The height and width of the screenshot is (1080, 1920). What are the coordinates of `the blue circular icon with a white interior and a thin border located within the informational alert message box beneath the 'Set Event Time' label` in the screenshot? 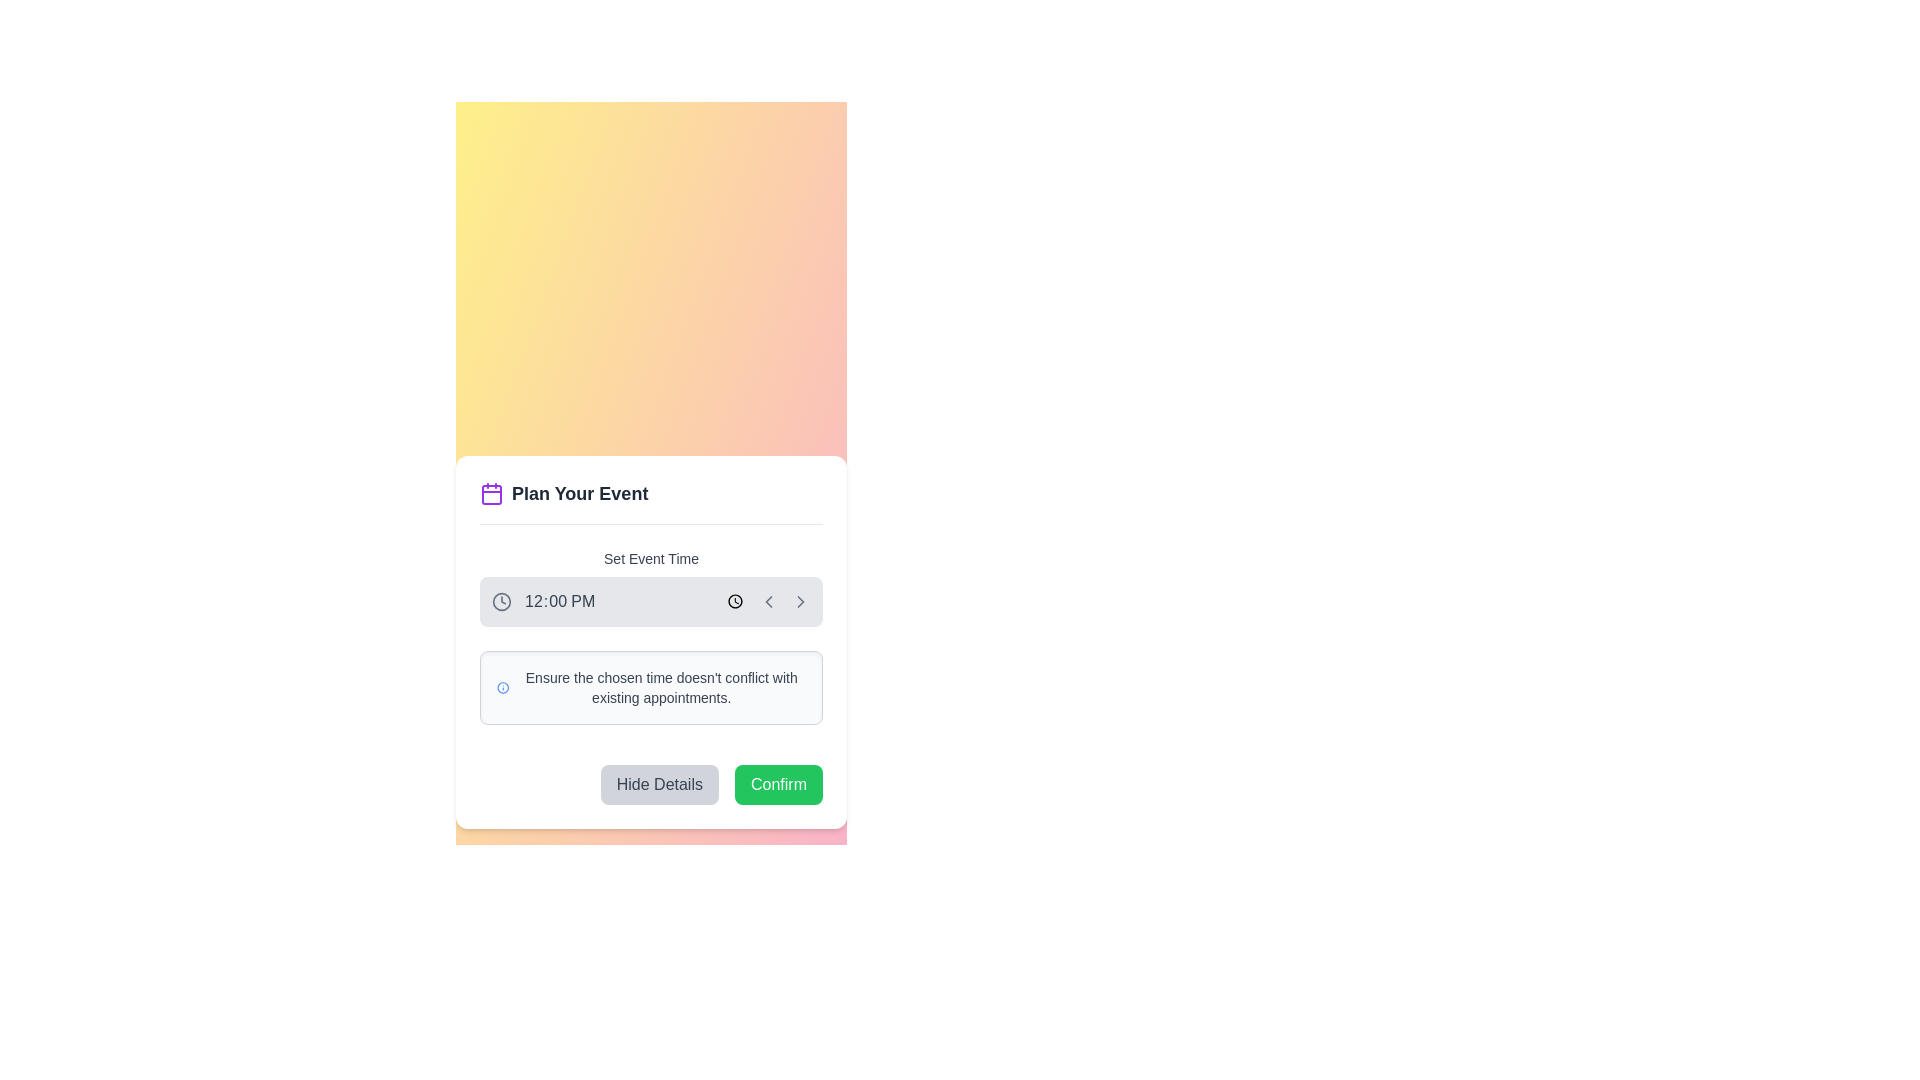 It's located at (503, 686).